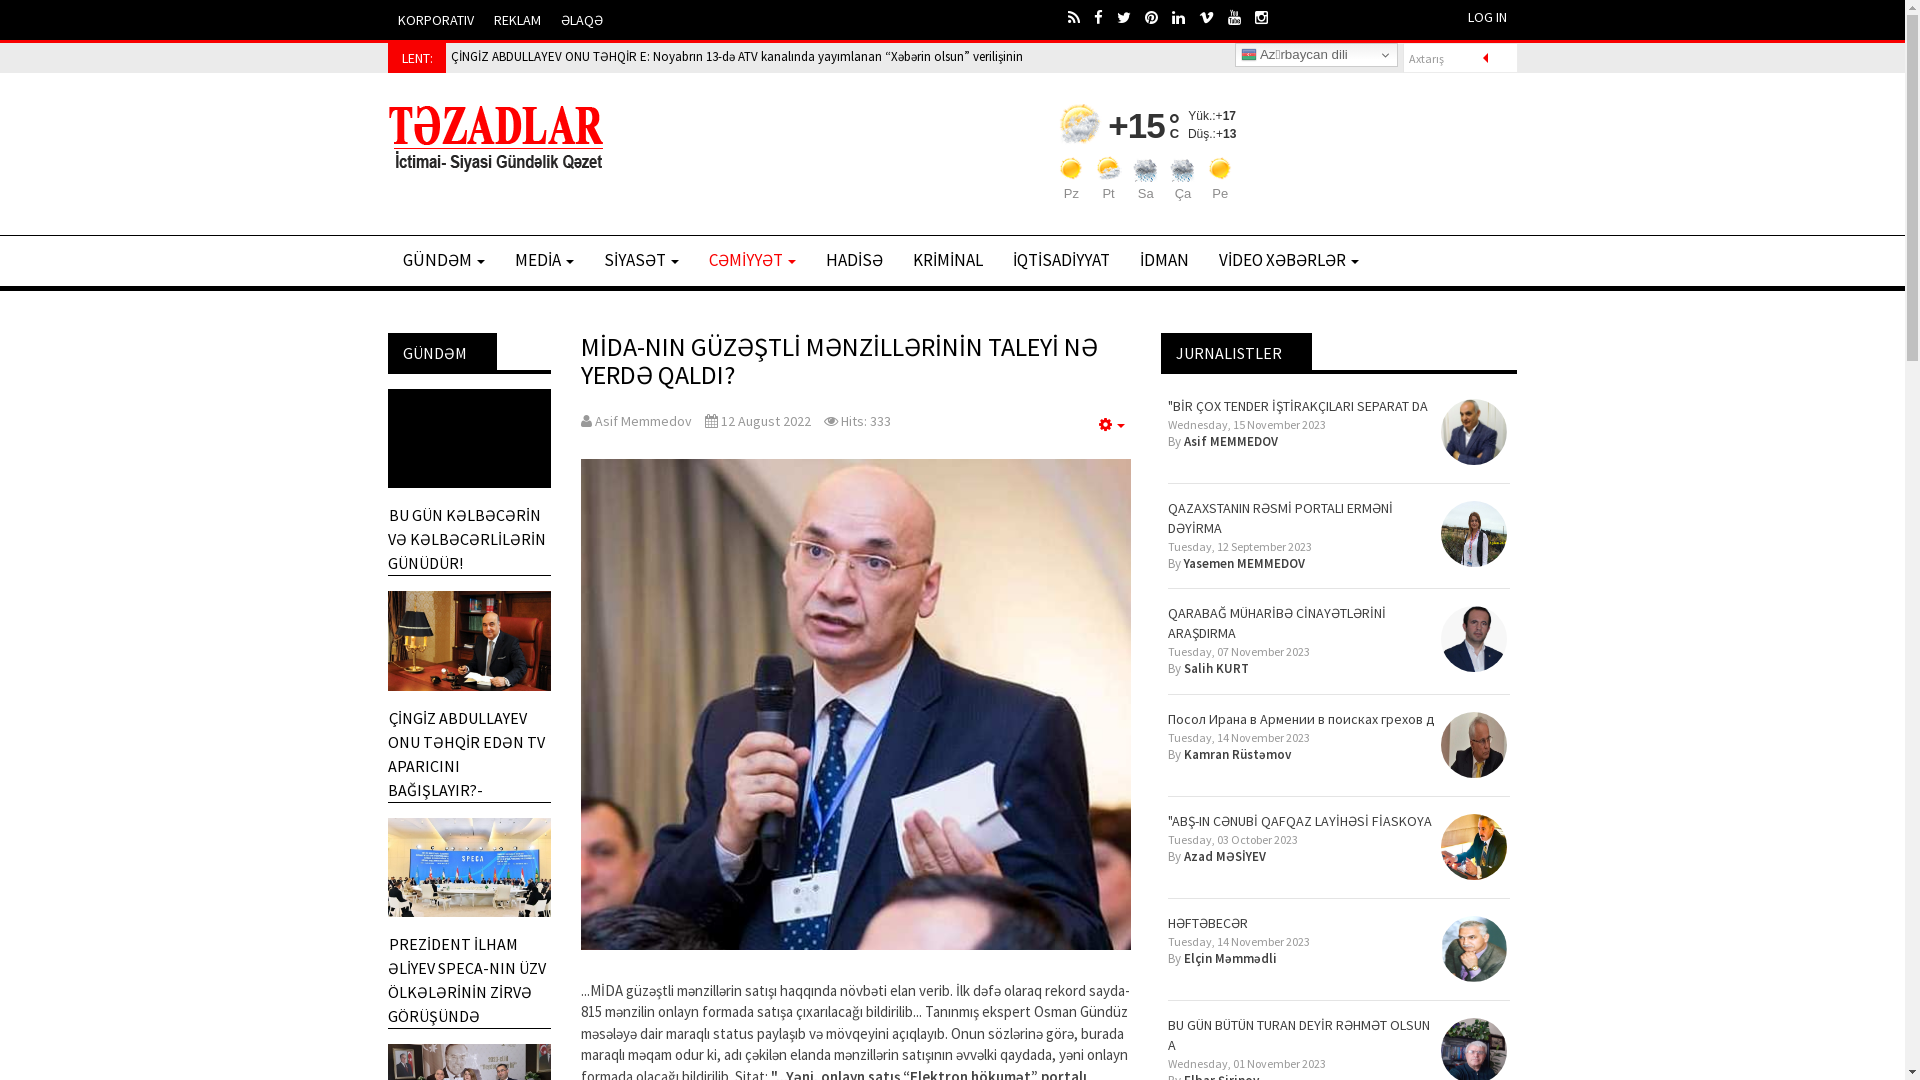 This screenshot has height=1080, width=1920. I want to click on 'Salih KURT', so click(1215, 668).